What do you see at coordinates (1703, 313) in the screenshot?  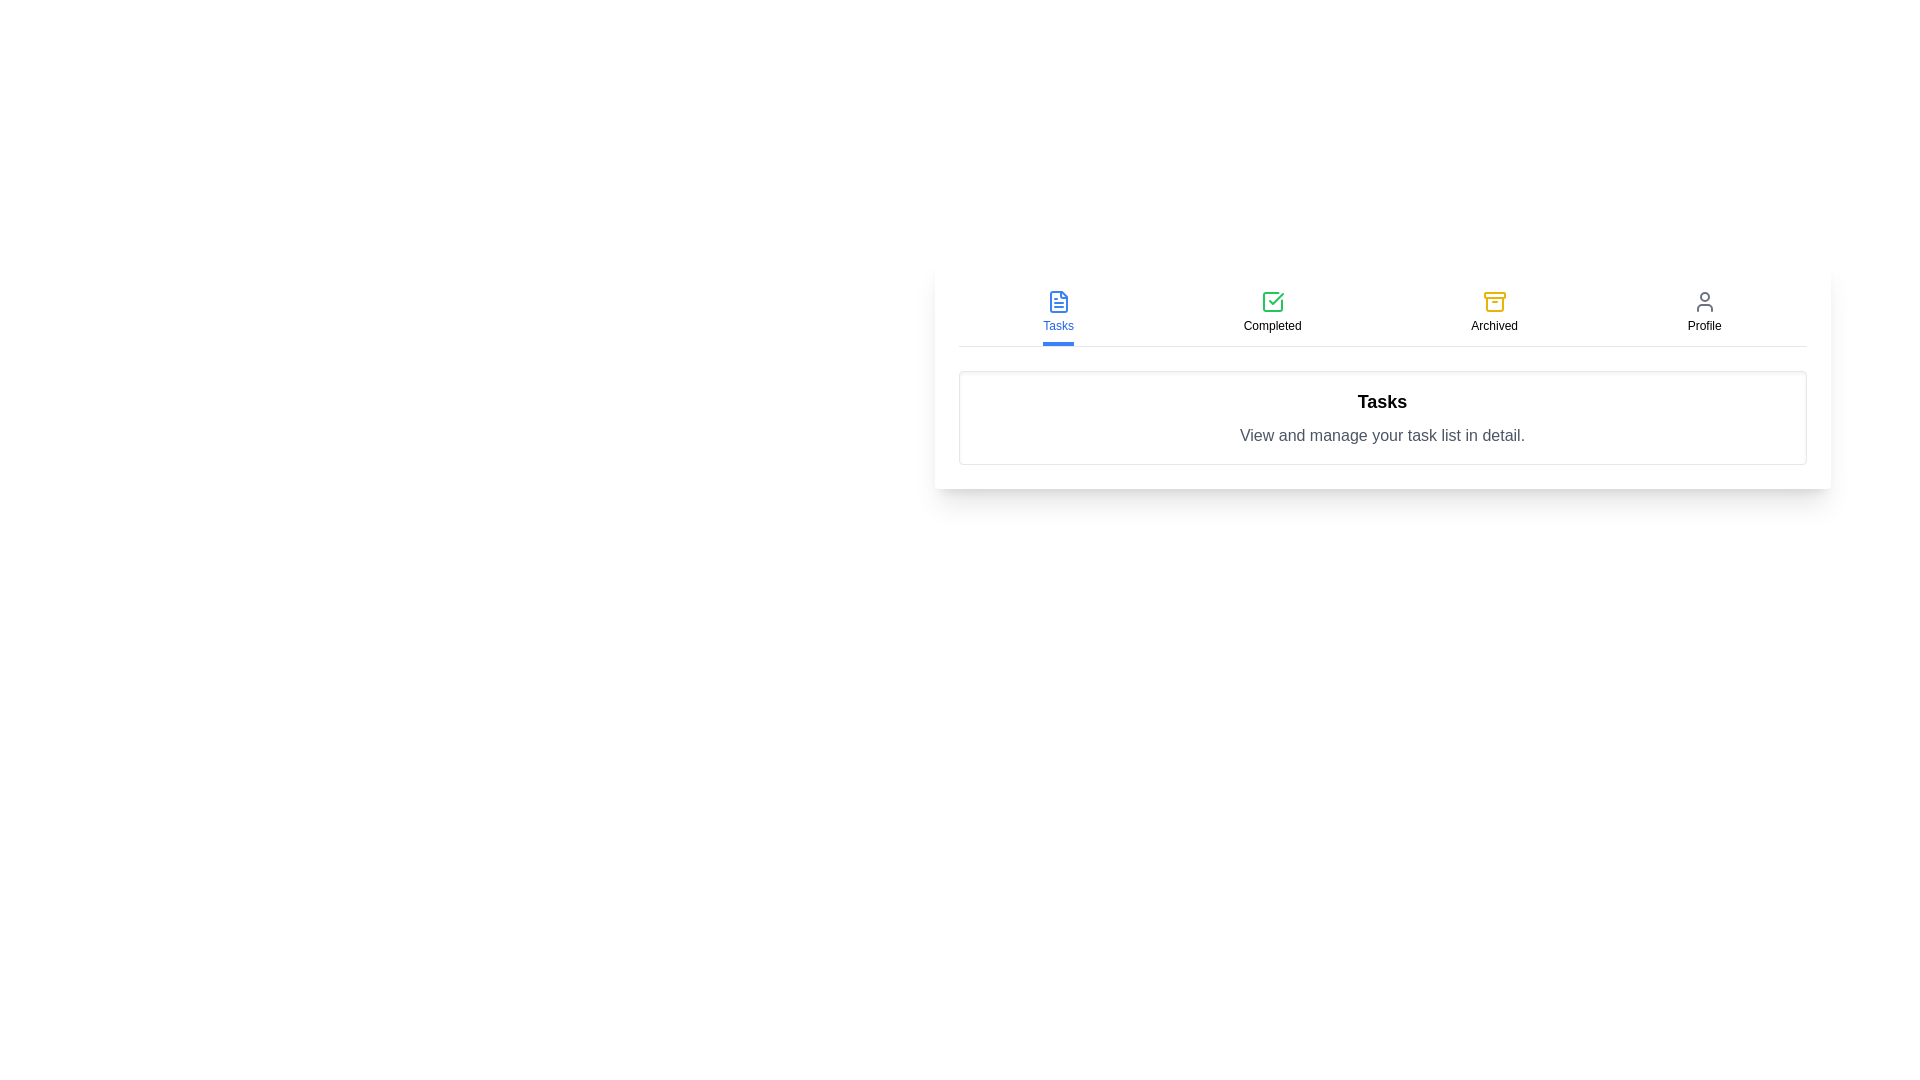 I see `the tab labeled Profile to view its content` at bounding box center [1703, 313].